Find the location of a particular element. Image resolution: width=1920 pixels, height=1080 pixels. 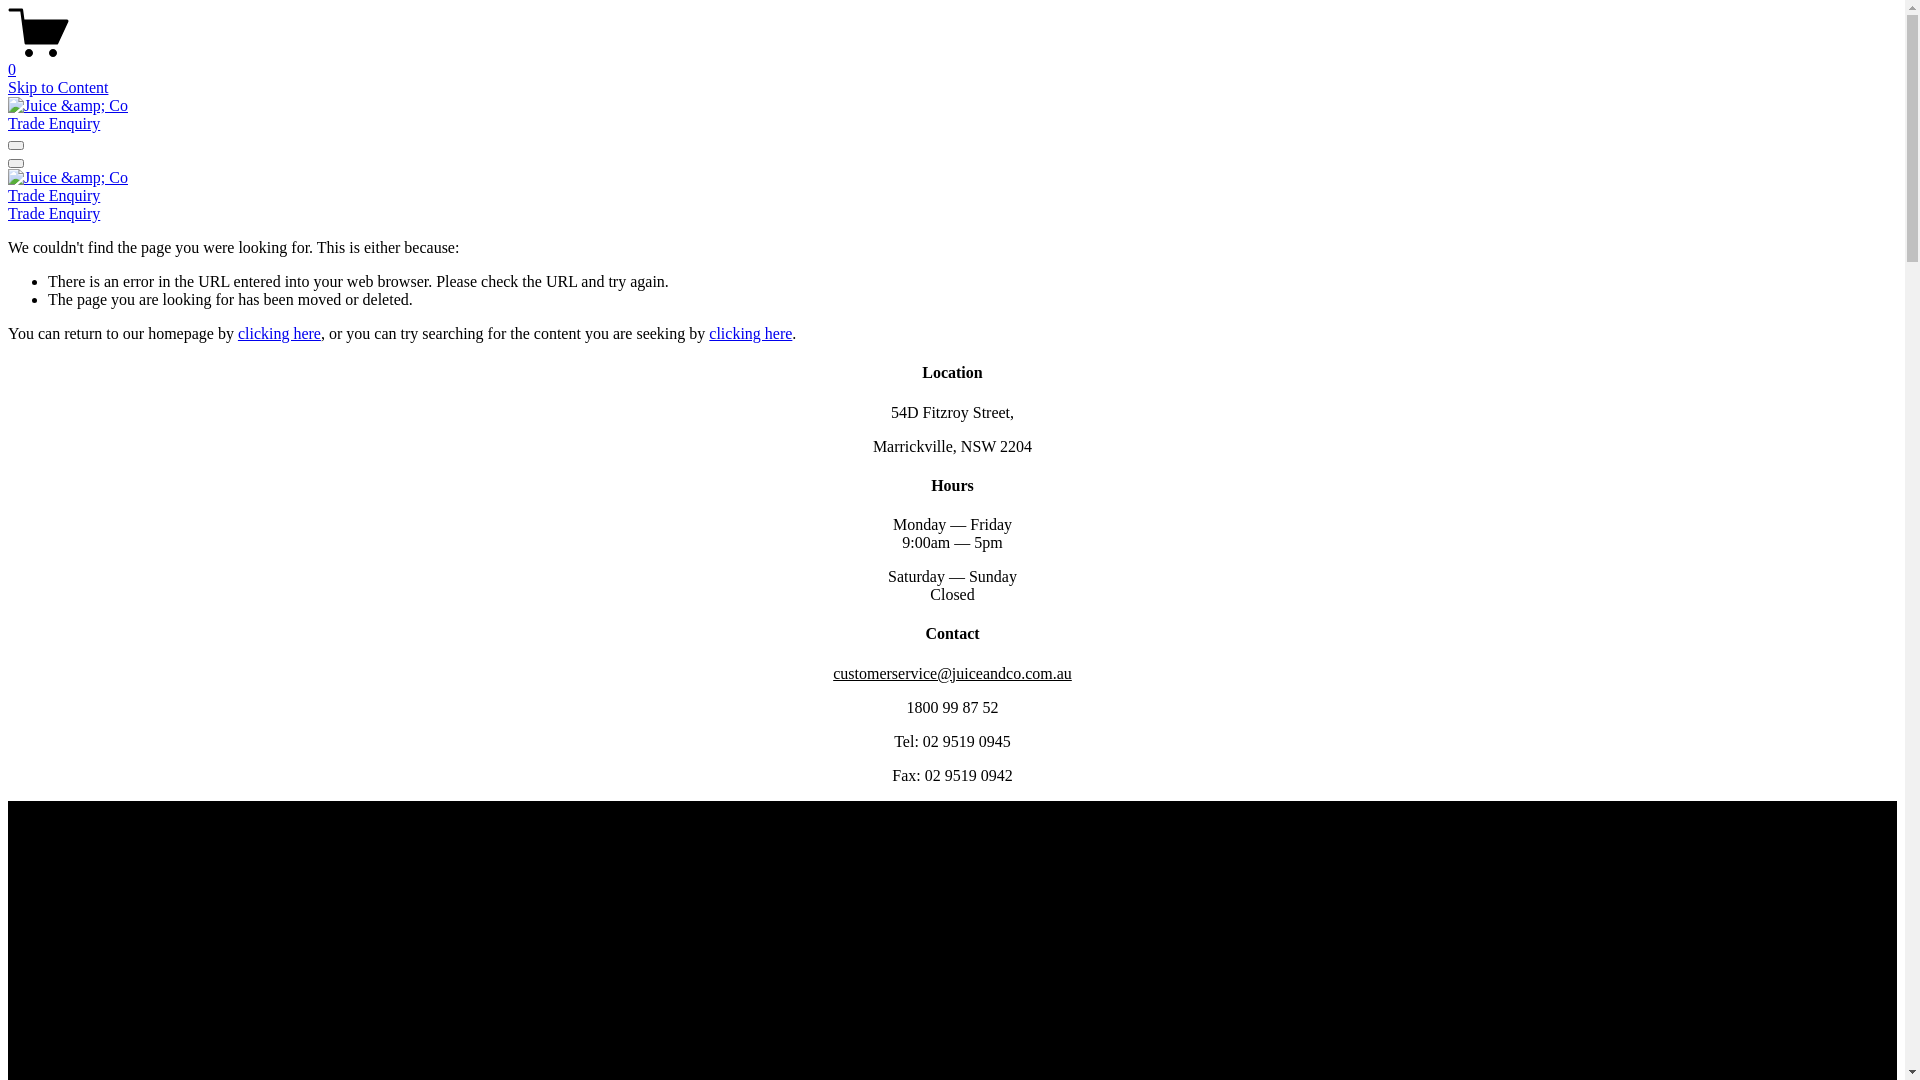

'Trade Enquiry' is located at coordinates (53, 123).